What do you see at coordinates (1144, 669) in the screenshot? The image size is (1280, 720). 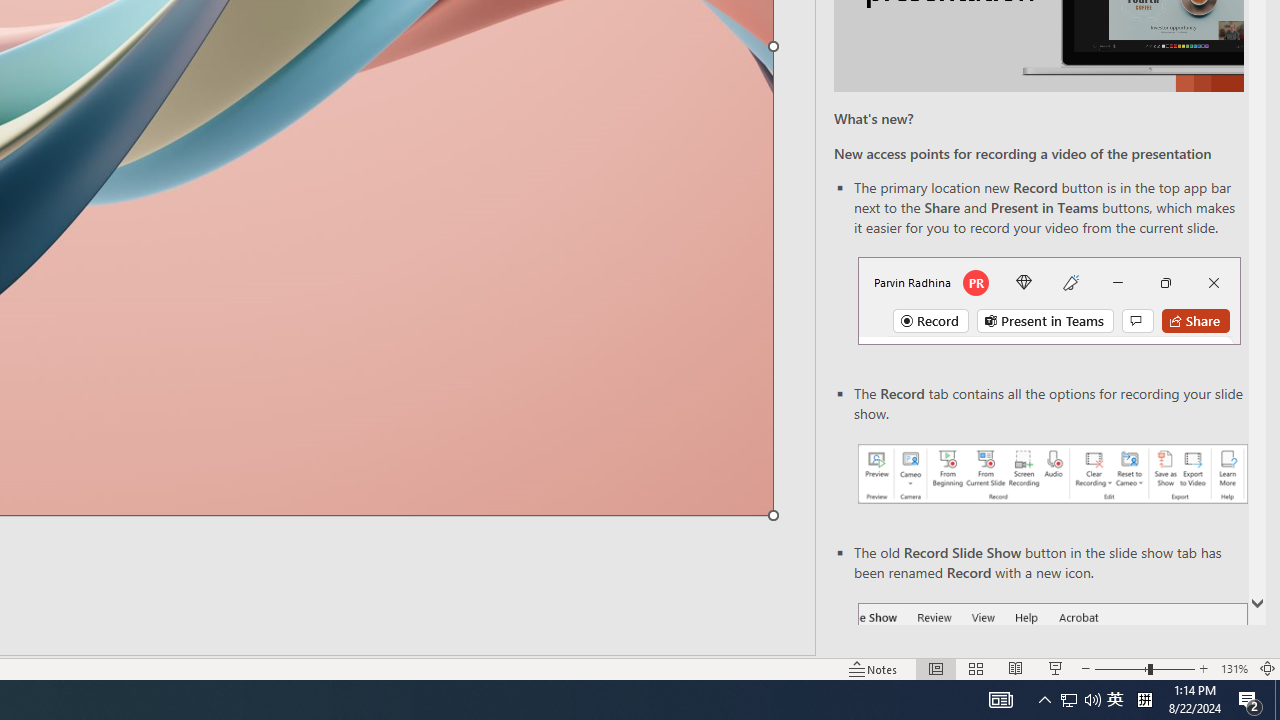 I see `'Zoom'` at bounding box center [1144, 669].